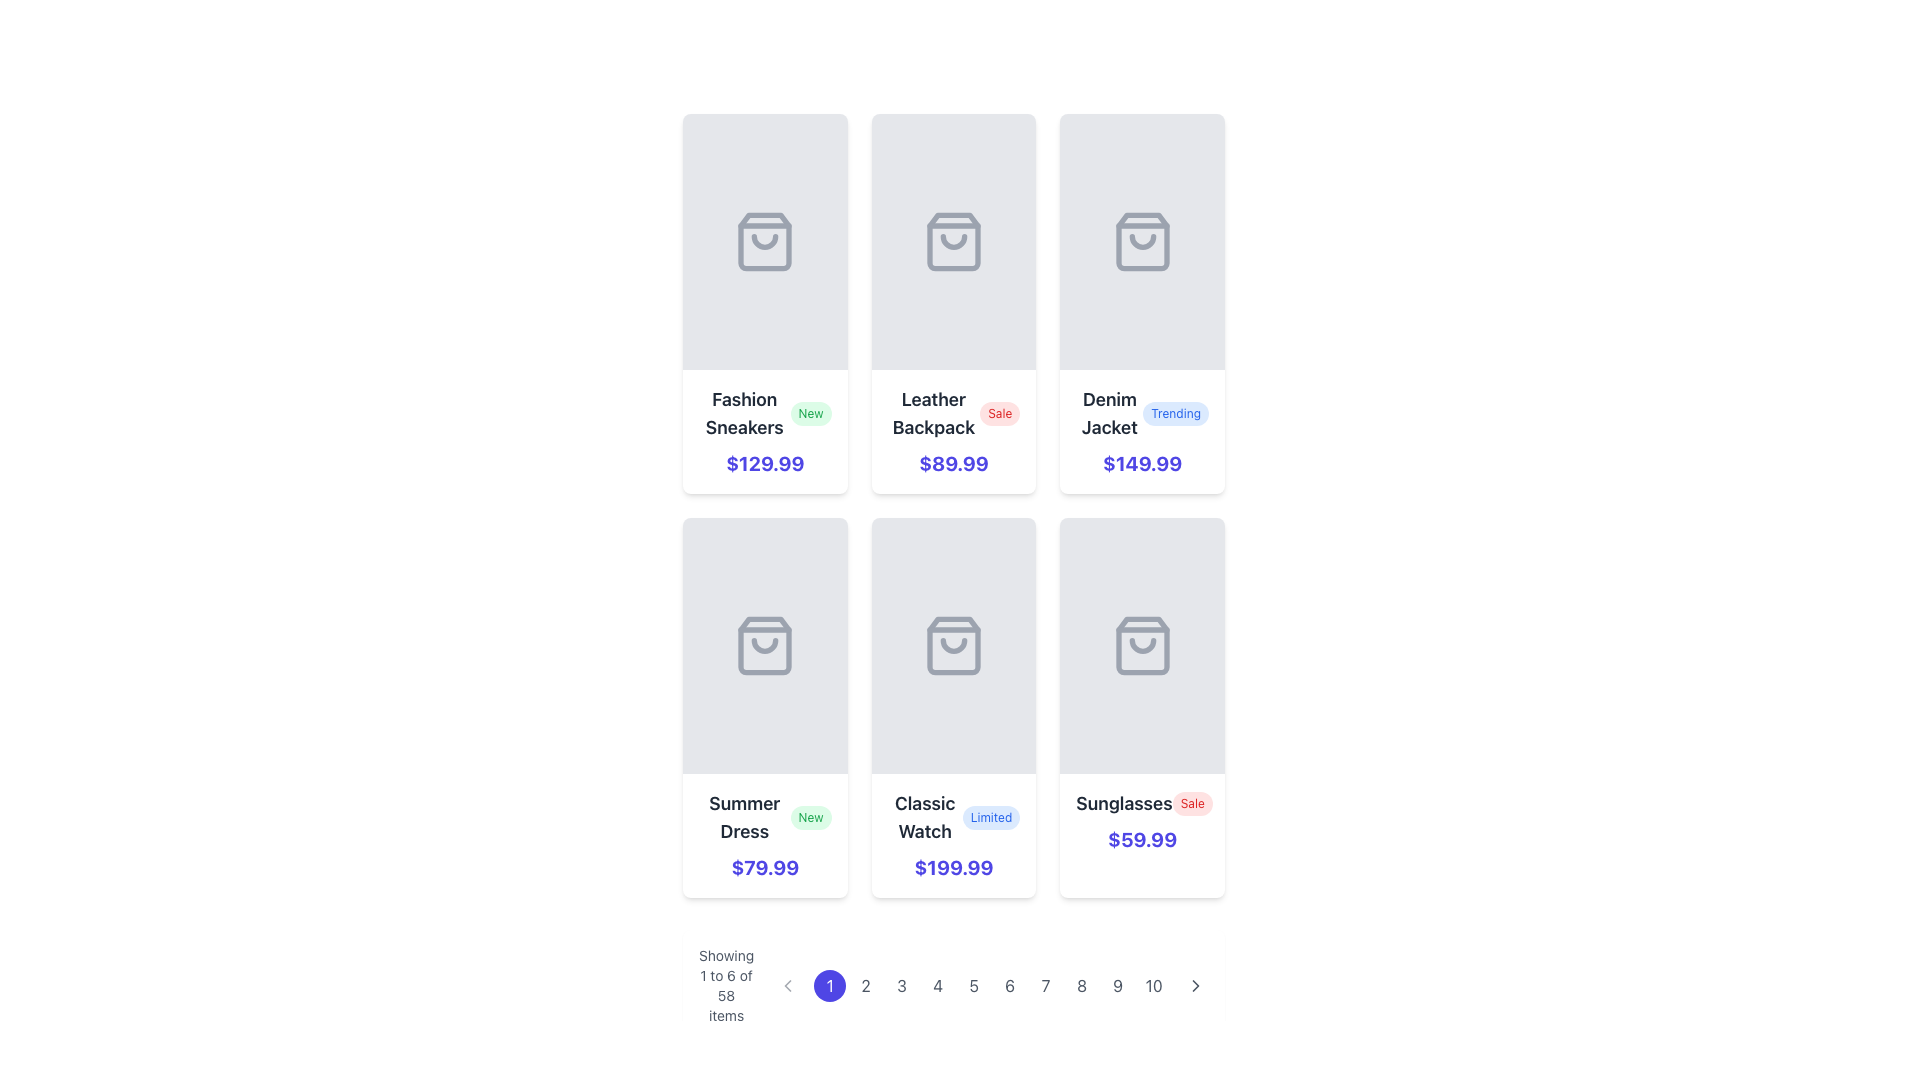  Describe the element at coordinates (953, 866) in the screenshot. I see `text value of the price label located in the second card of the grid layout, positioned below the 'Classic Watch' title and beneath the 'Limited' label` at that location.